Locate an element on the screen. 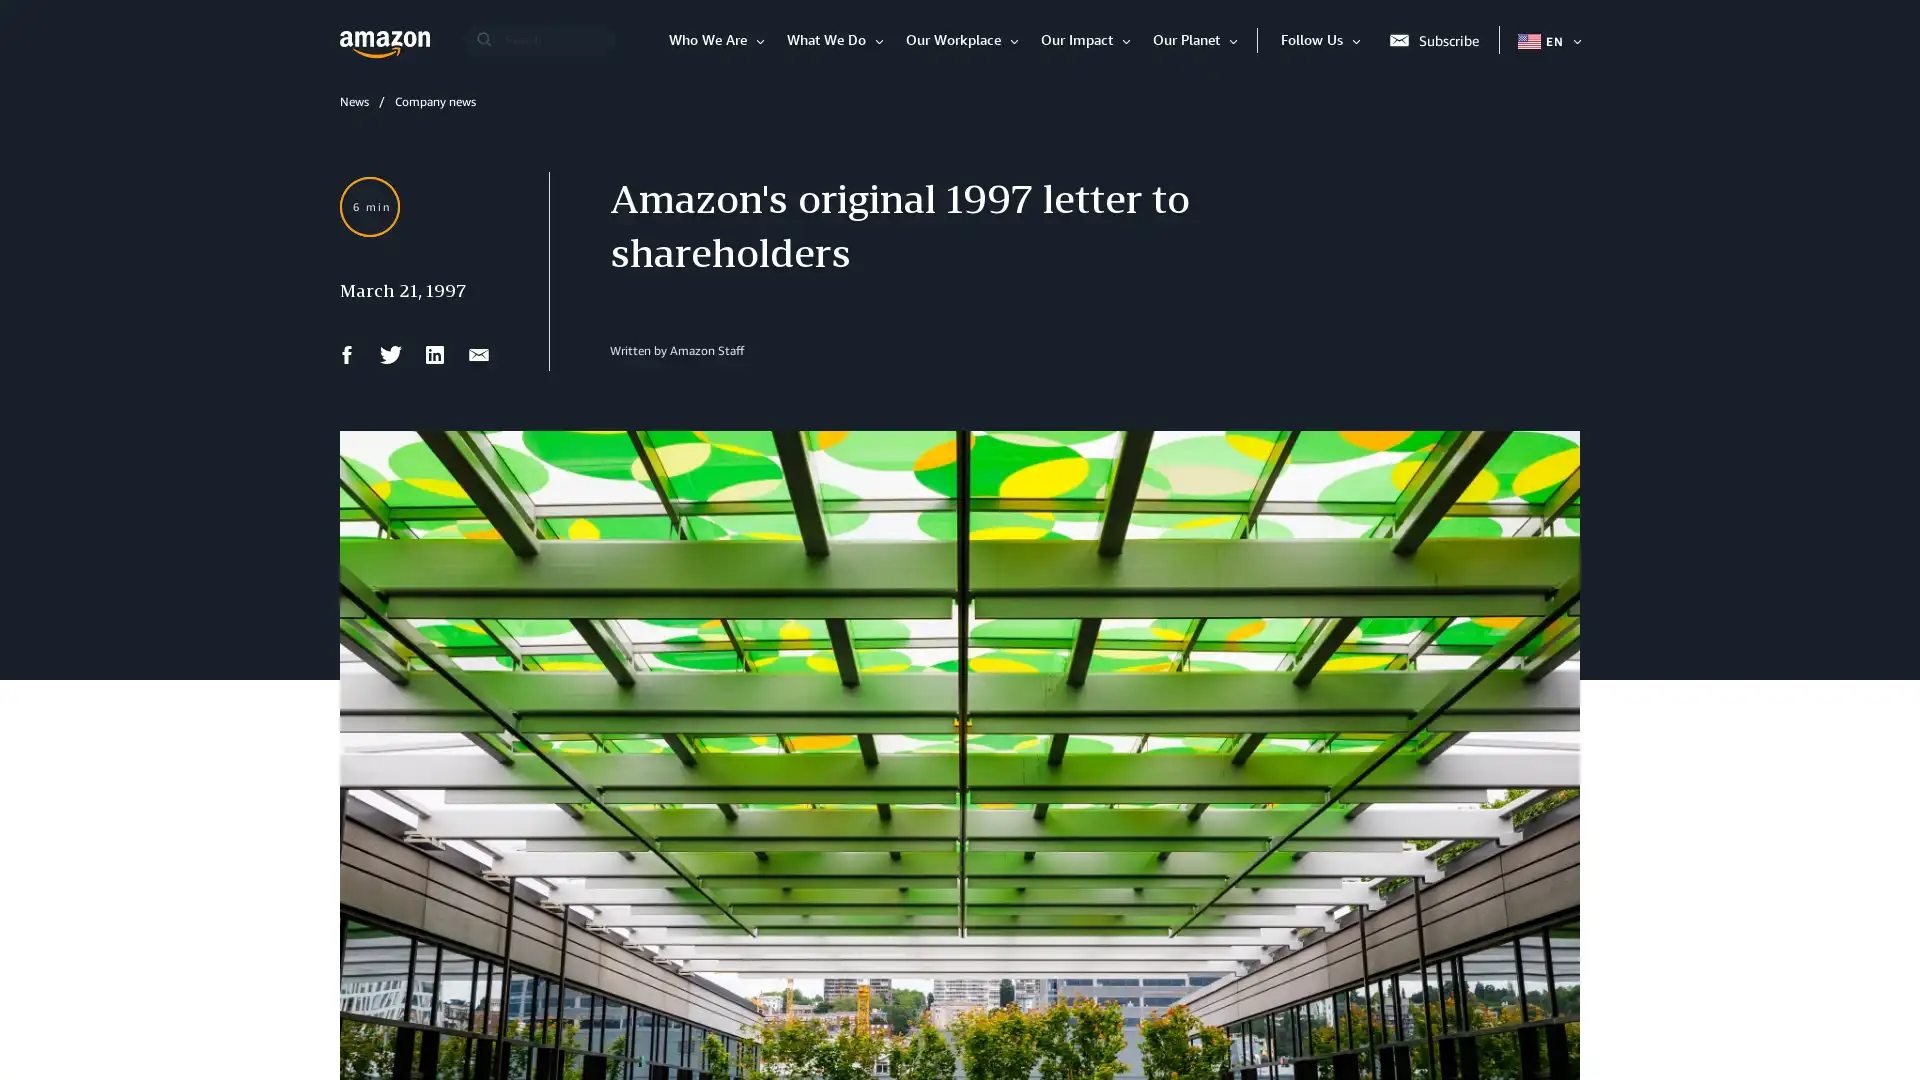 Image resolution: width=1920 pixels, height=1080 pixels. OPEN ITEM is located at coordinates (1573, 39).